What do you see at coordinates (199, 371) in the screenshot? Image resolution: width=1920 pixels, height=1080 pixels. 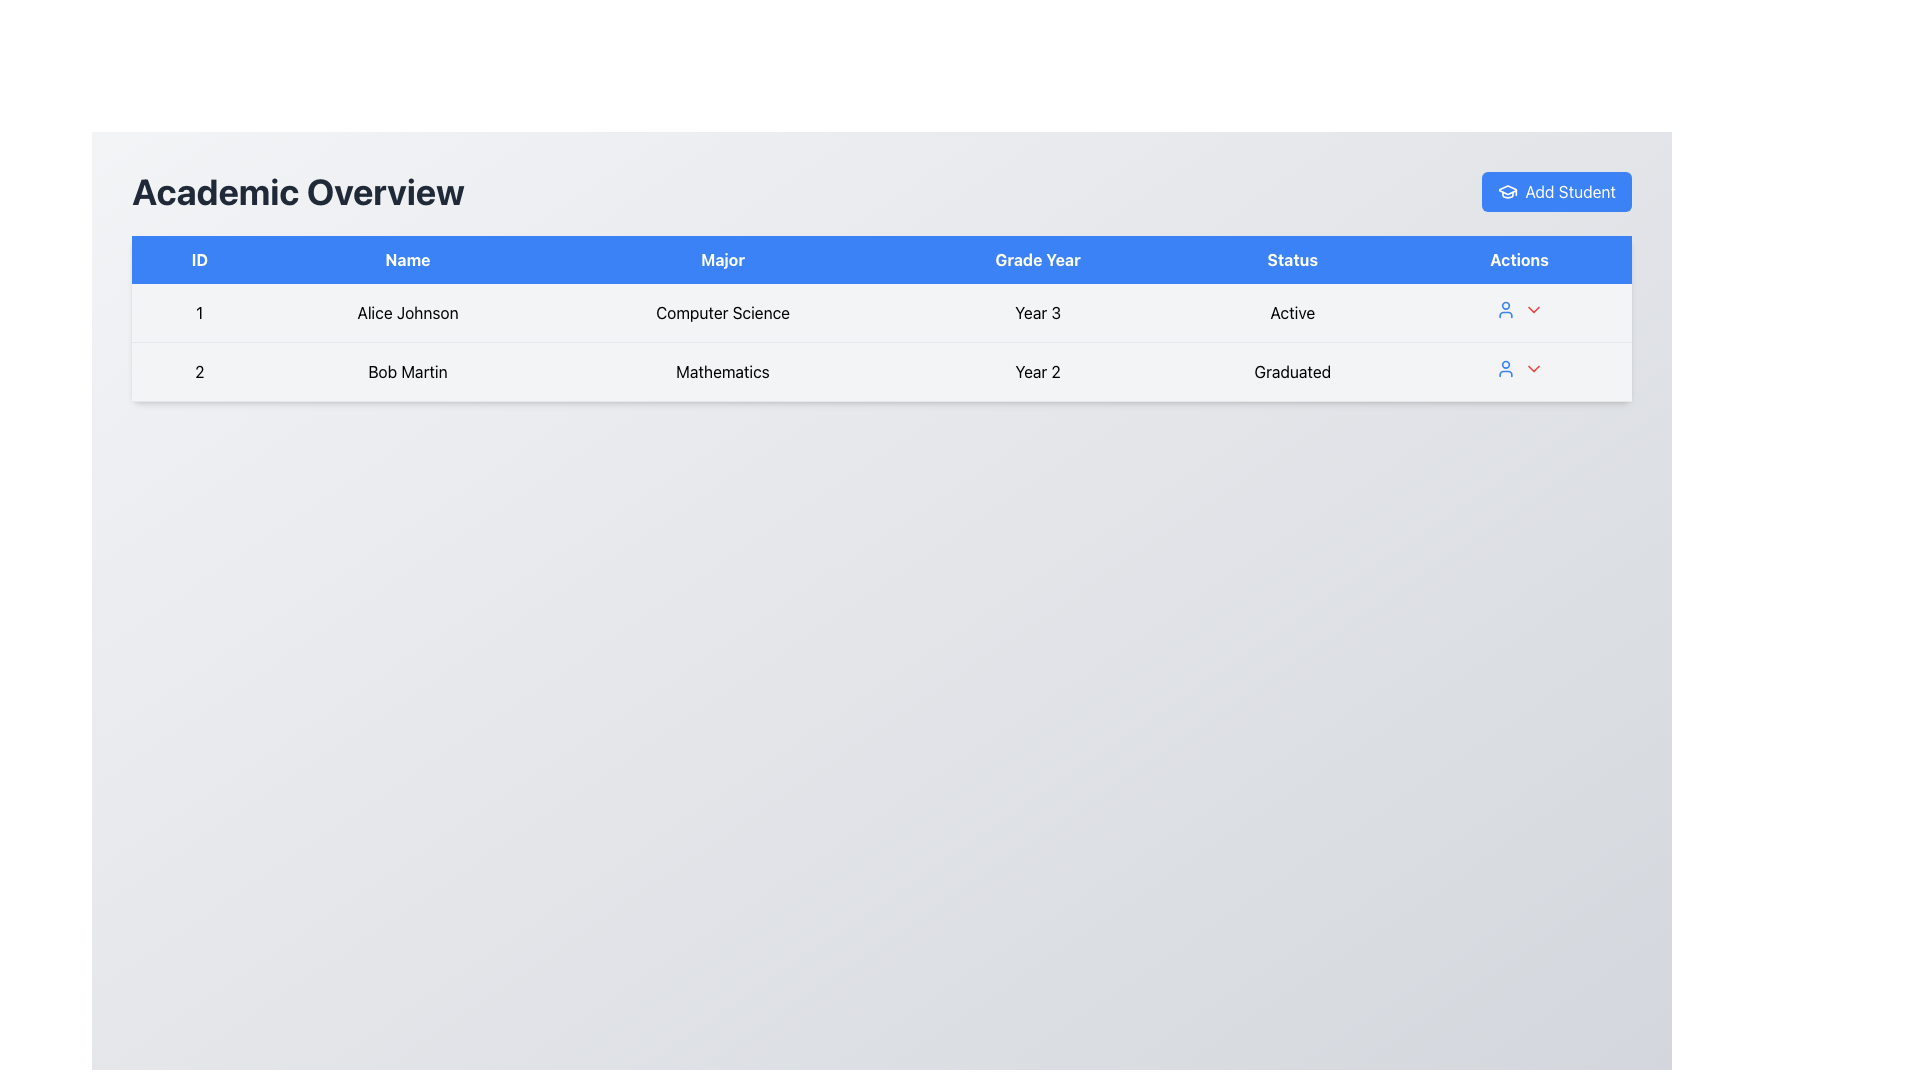 I see `the Text label that represents the unique identifier for Bob Martin in the table under the 'Academic Overview' header` at bounding box center [199, 371].